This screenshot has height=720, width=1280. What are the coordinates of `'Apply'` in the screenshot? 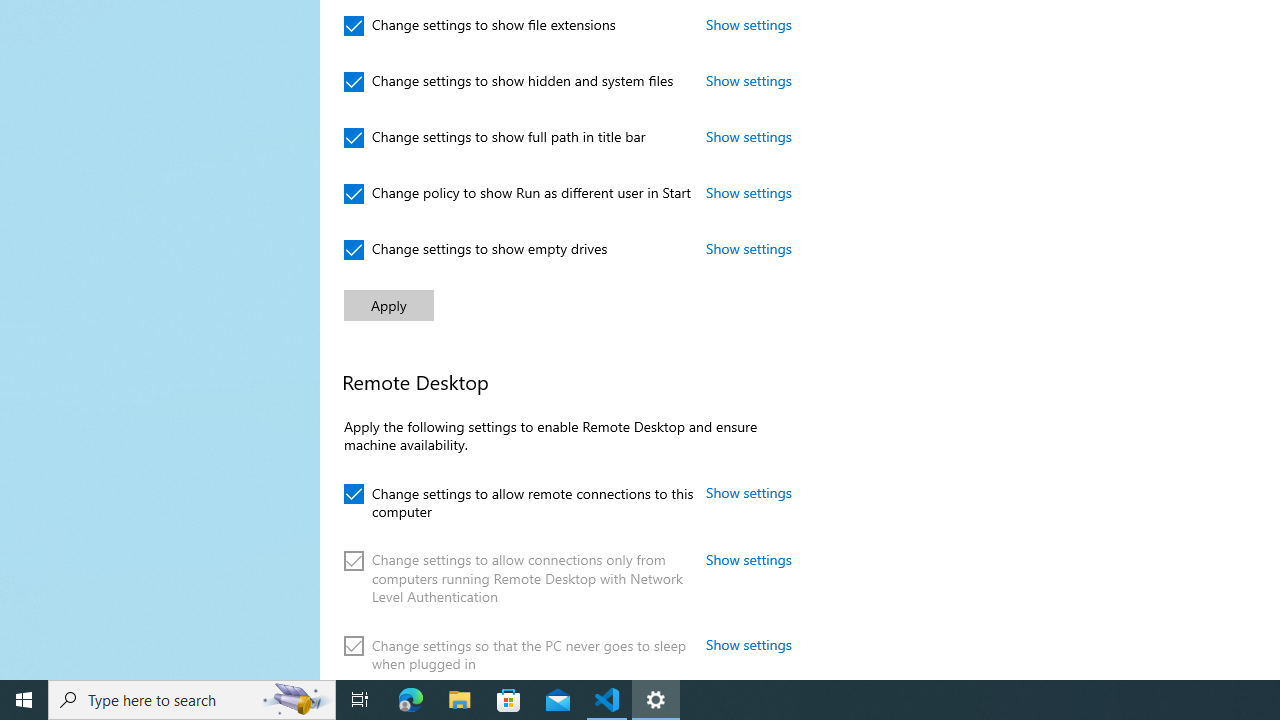 It's located at (389, 305).